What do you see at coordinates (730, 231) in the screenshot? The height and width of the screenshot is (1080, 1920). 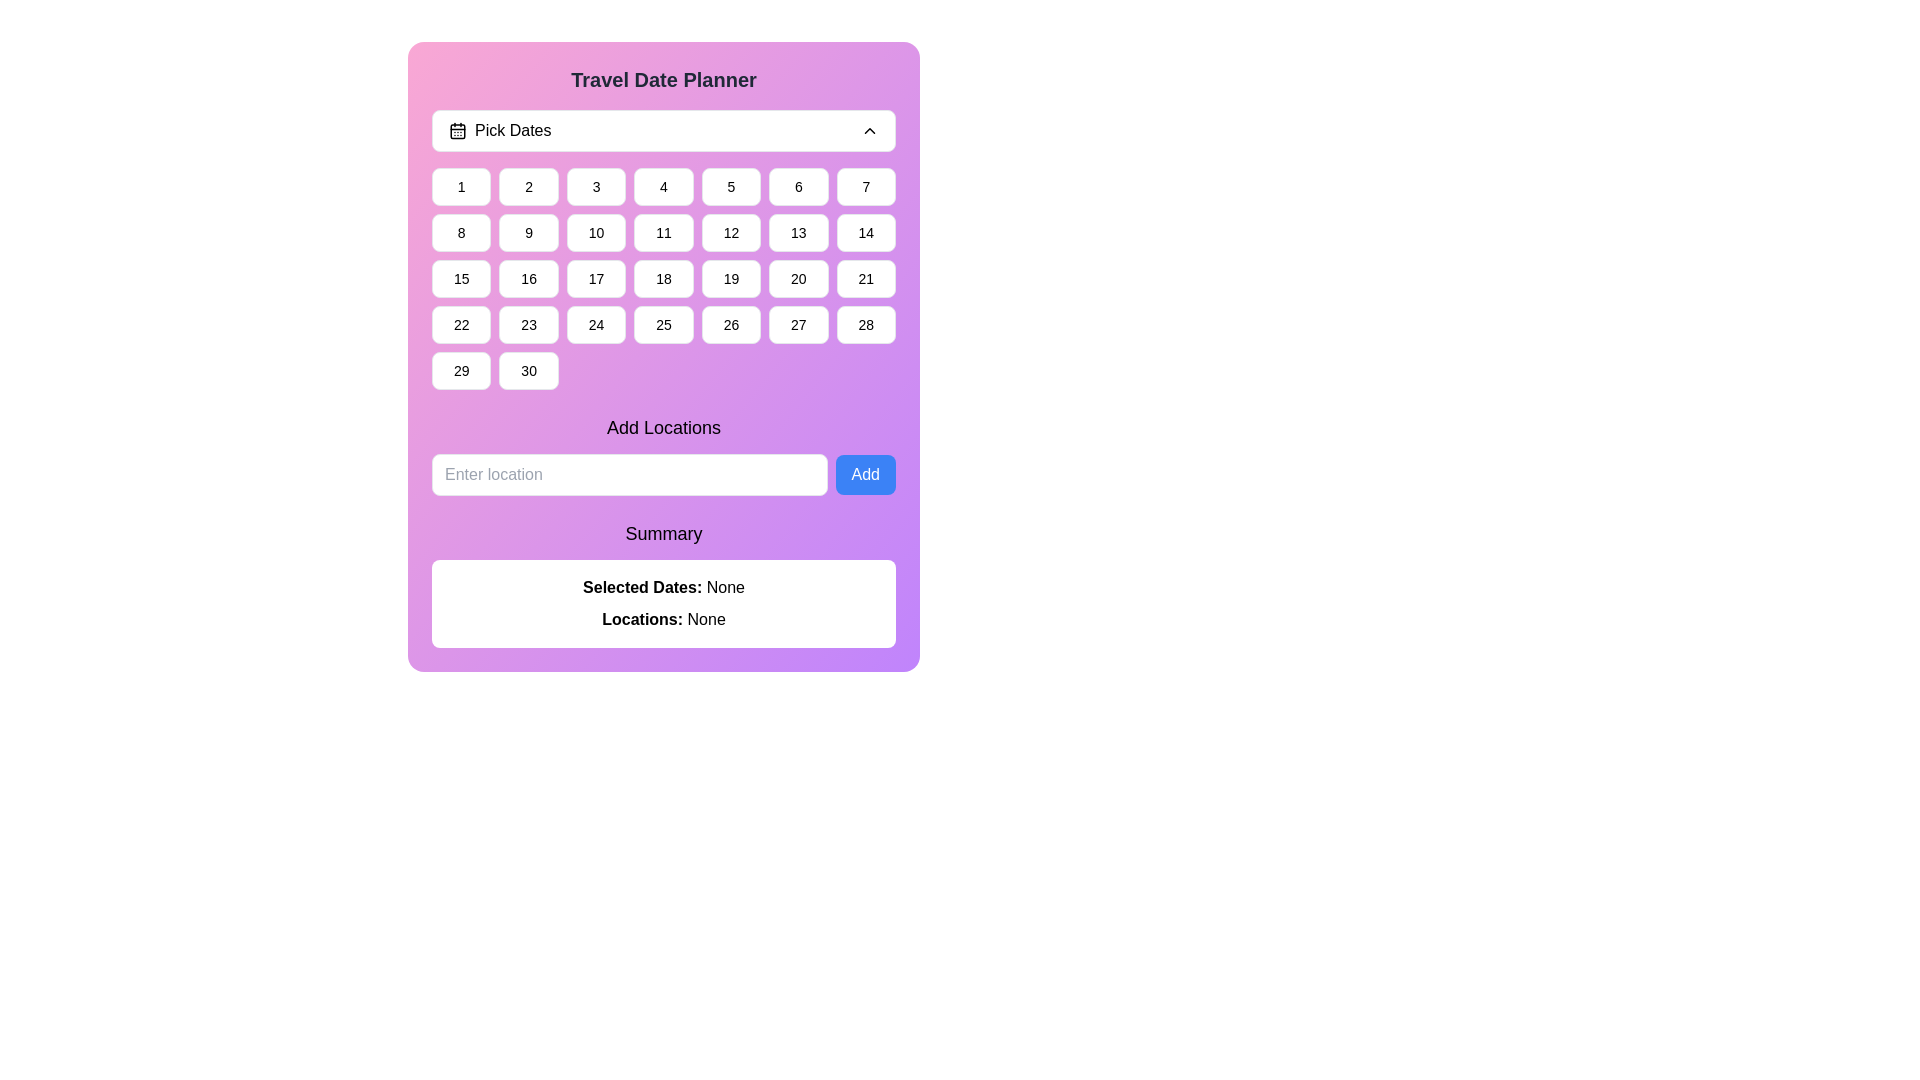 I see `the button representing the 12th day in the date picker` at bounding box center [730, 231].